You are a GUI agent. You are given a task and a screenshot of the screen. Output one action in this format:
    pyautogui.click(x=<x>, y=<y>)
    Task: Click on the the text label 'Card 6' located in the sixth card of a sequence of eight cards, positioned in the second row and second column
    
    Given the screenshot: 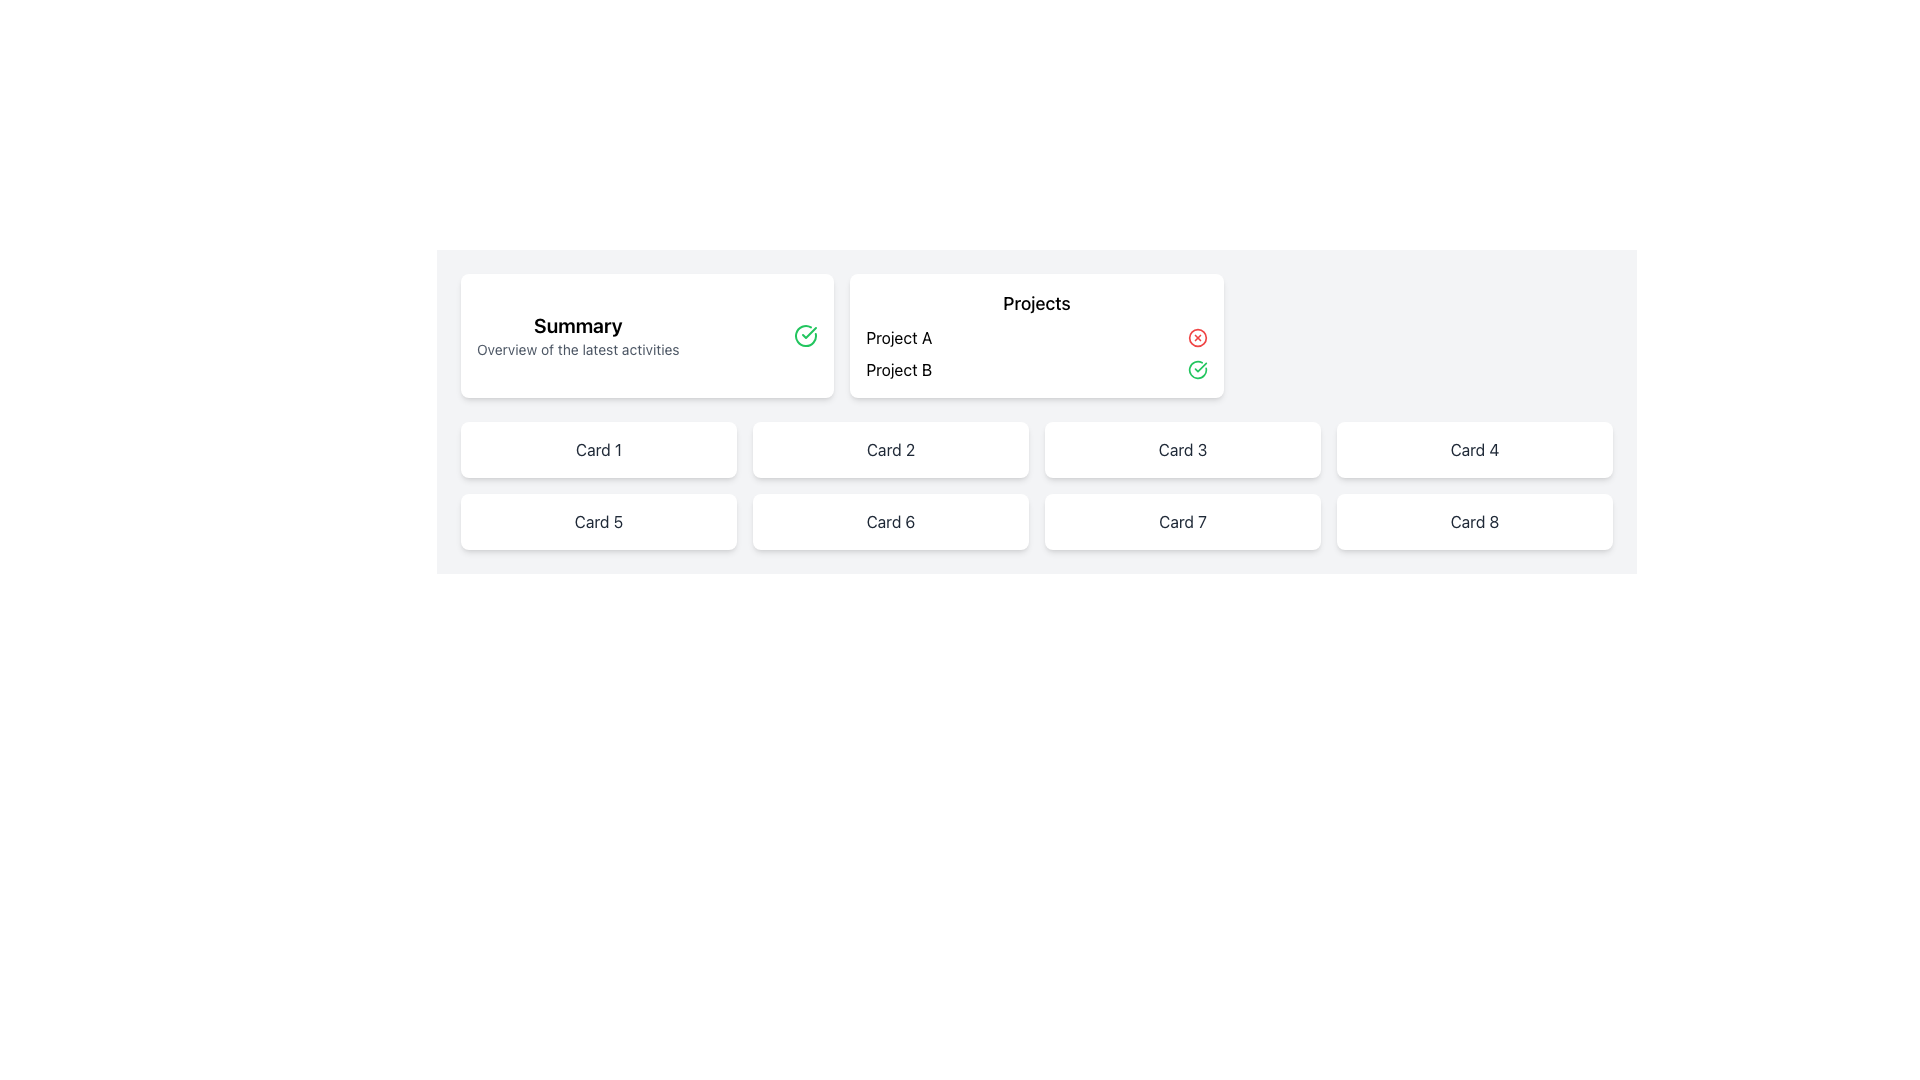 What is the action you would take?
    pyautogui.click(x=890, y=520)
    